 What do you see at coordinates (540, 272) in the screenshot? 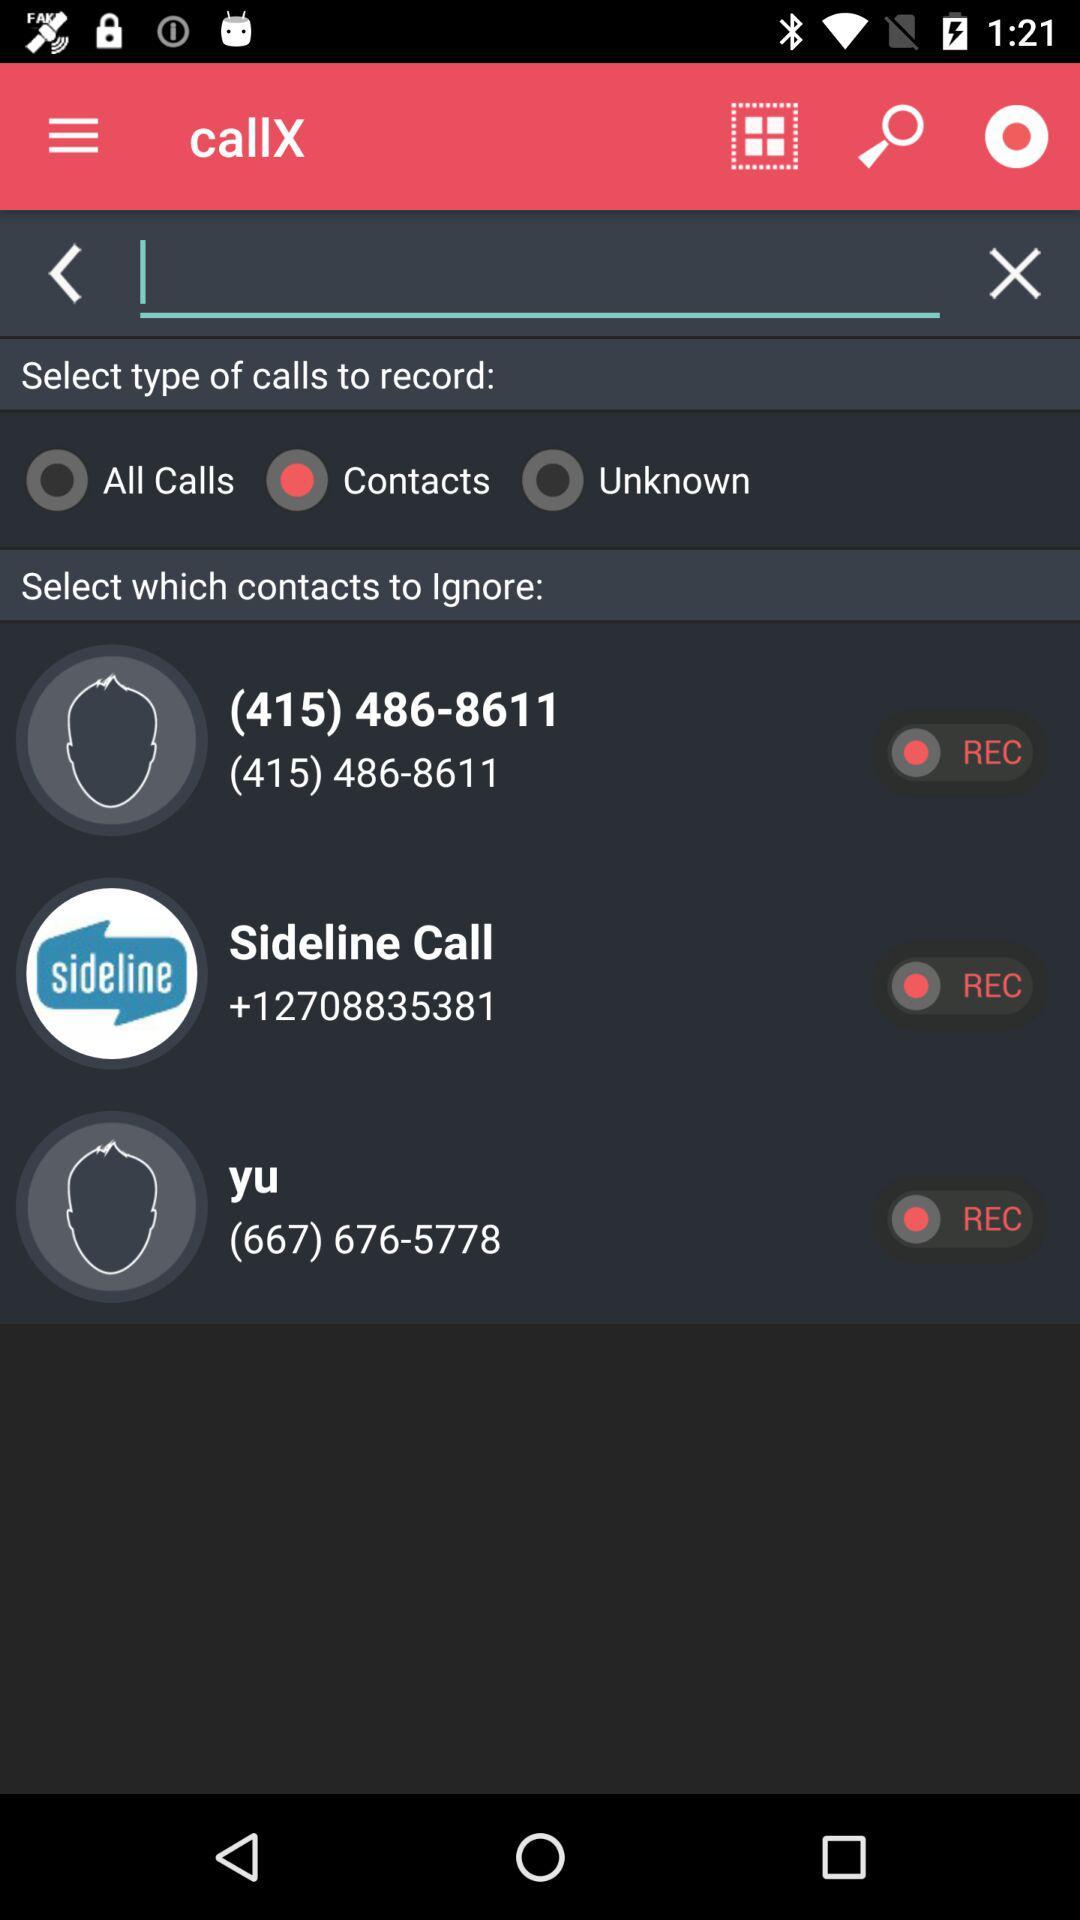
I see `search contacts` at bounding box center [540, 272].